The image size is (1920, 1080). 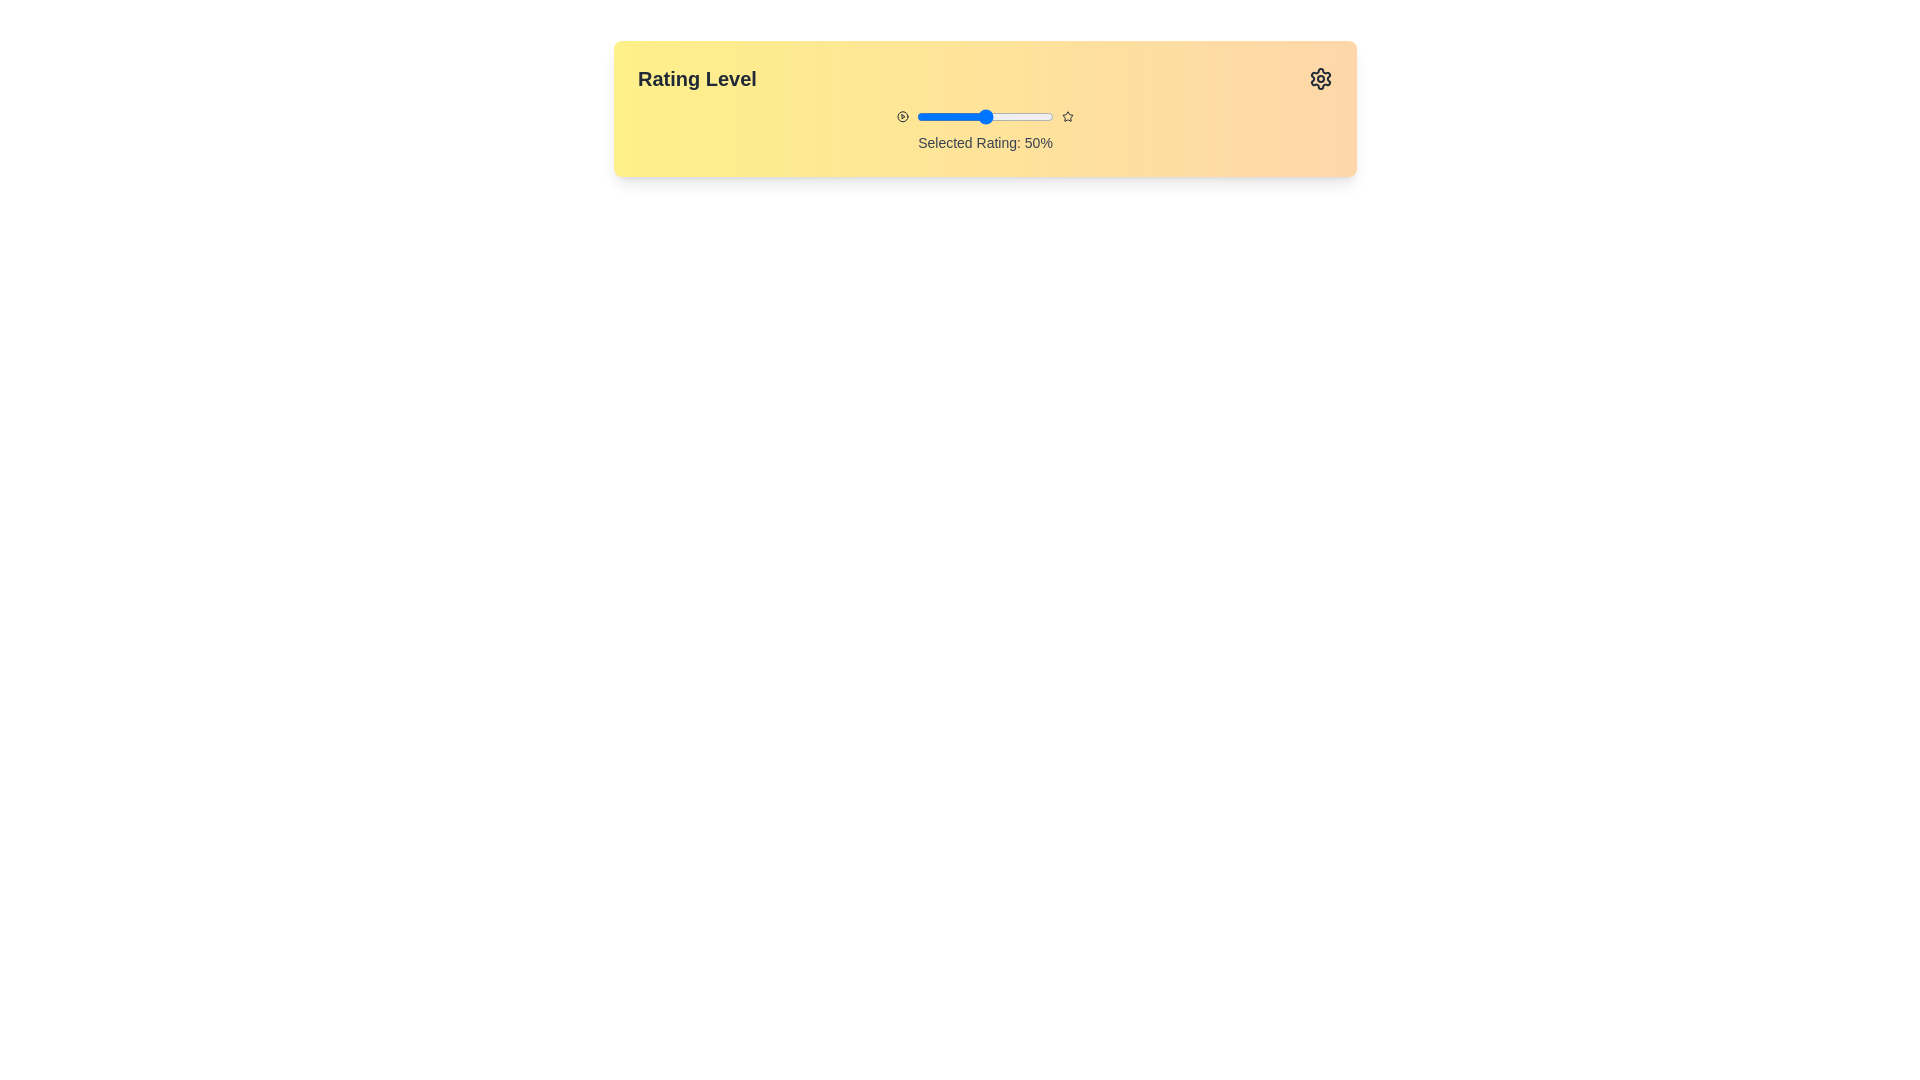 I want to click on the gear-shaped icon button in the header section labeled 'Rating Level', so click(x=1320, y=77).